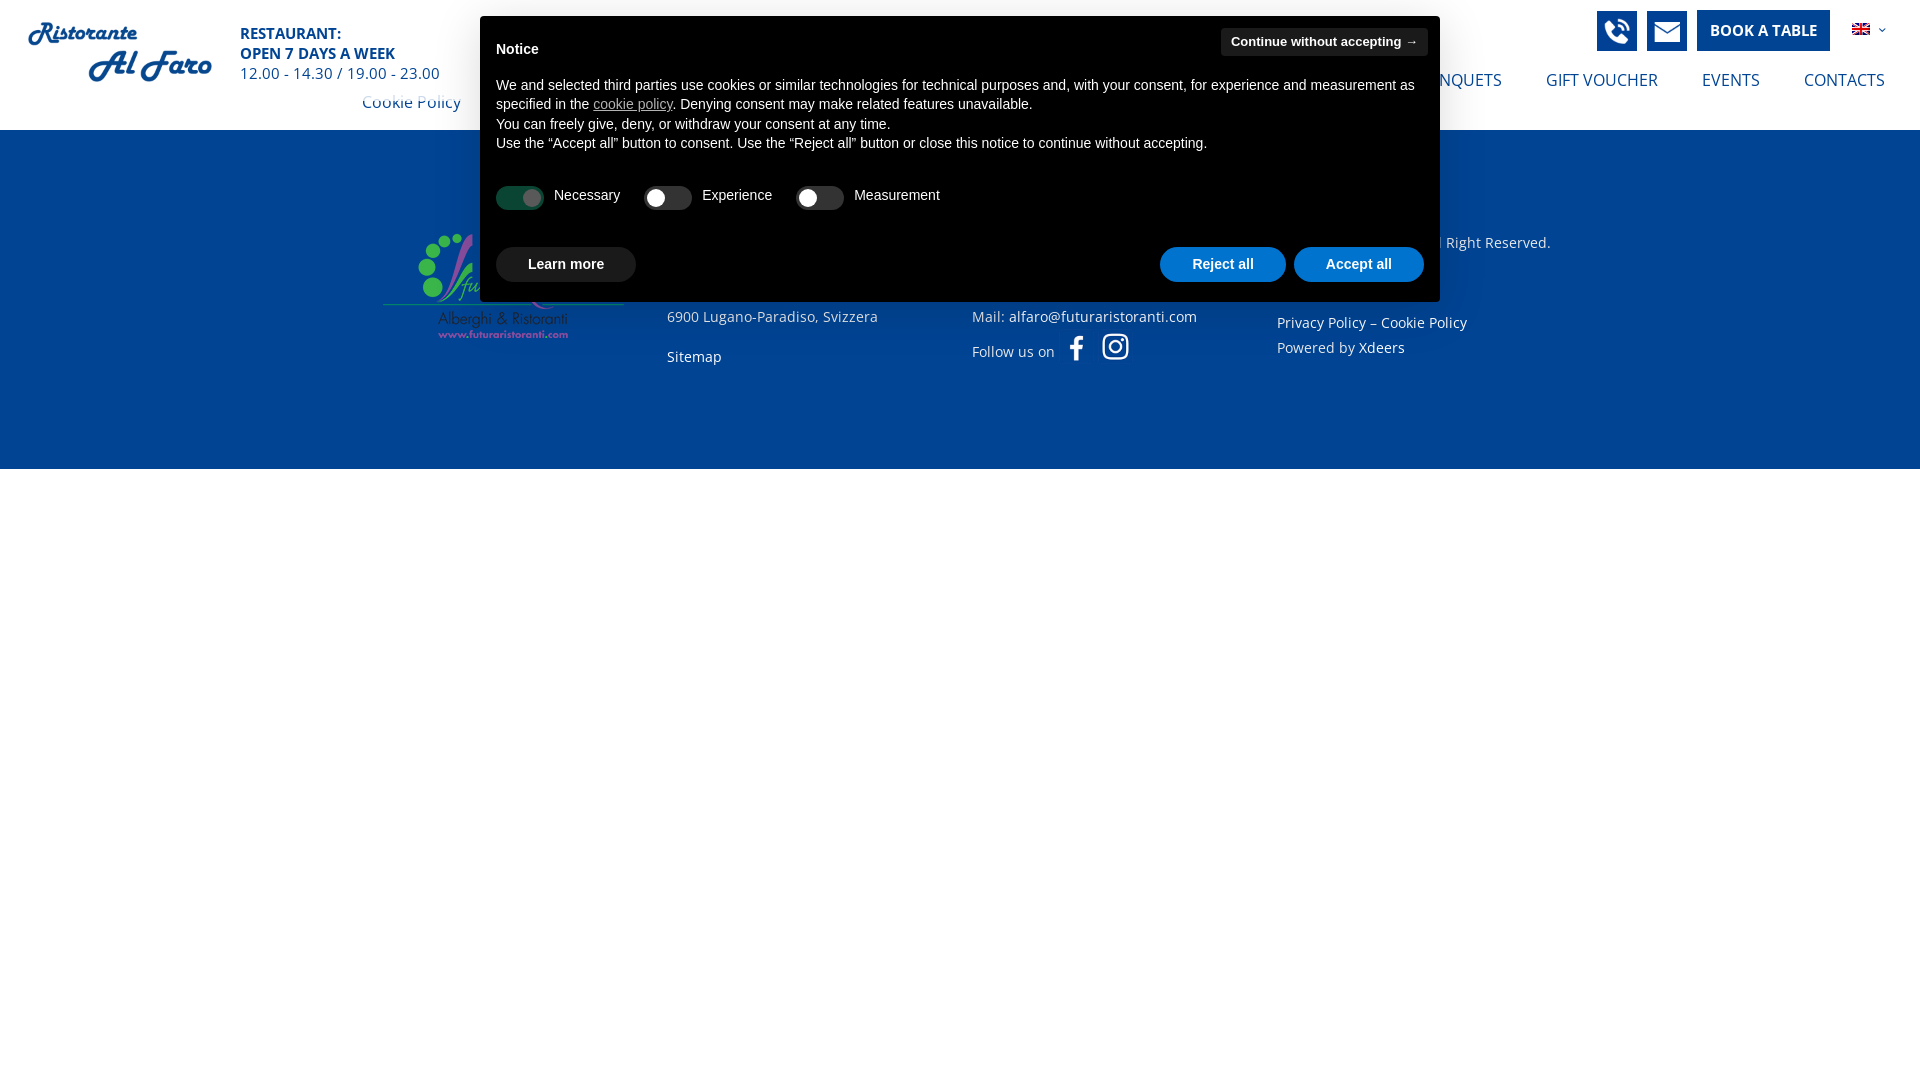  What do you see at coordinates (1321, 321) in the screenshot?
I see `'Privacy Policy'` at bounding box center [1321, 321].